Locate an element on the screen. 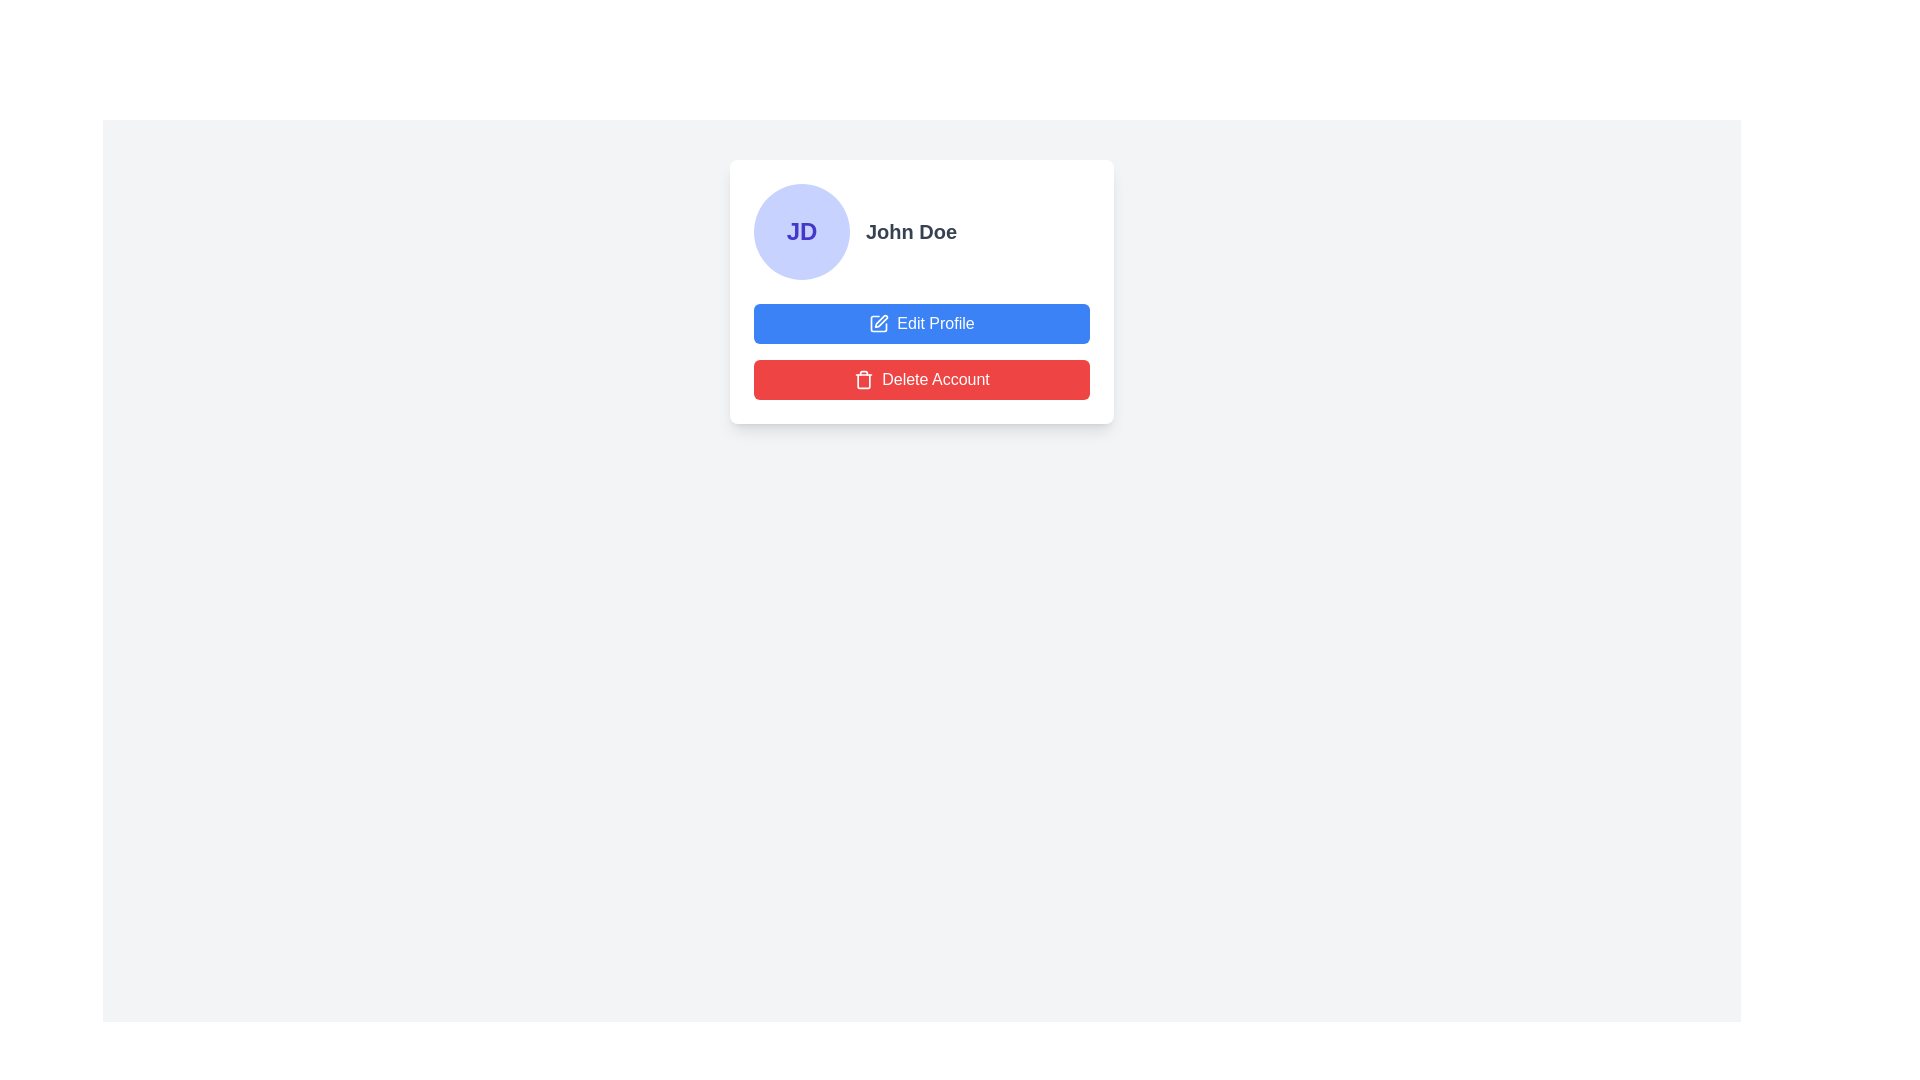 Image resolution: width=1920 pixels, height=1080 pixels. the 'Delete Account' button located below the 'Edit Profile' button in the card-like structure to initiate account deletion is located at coordinates (920, 380).